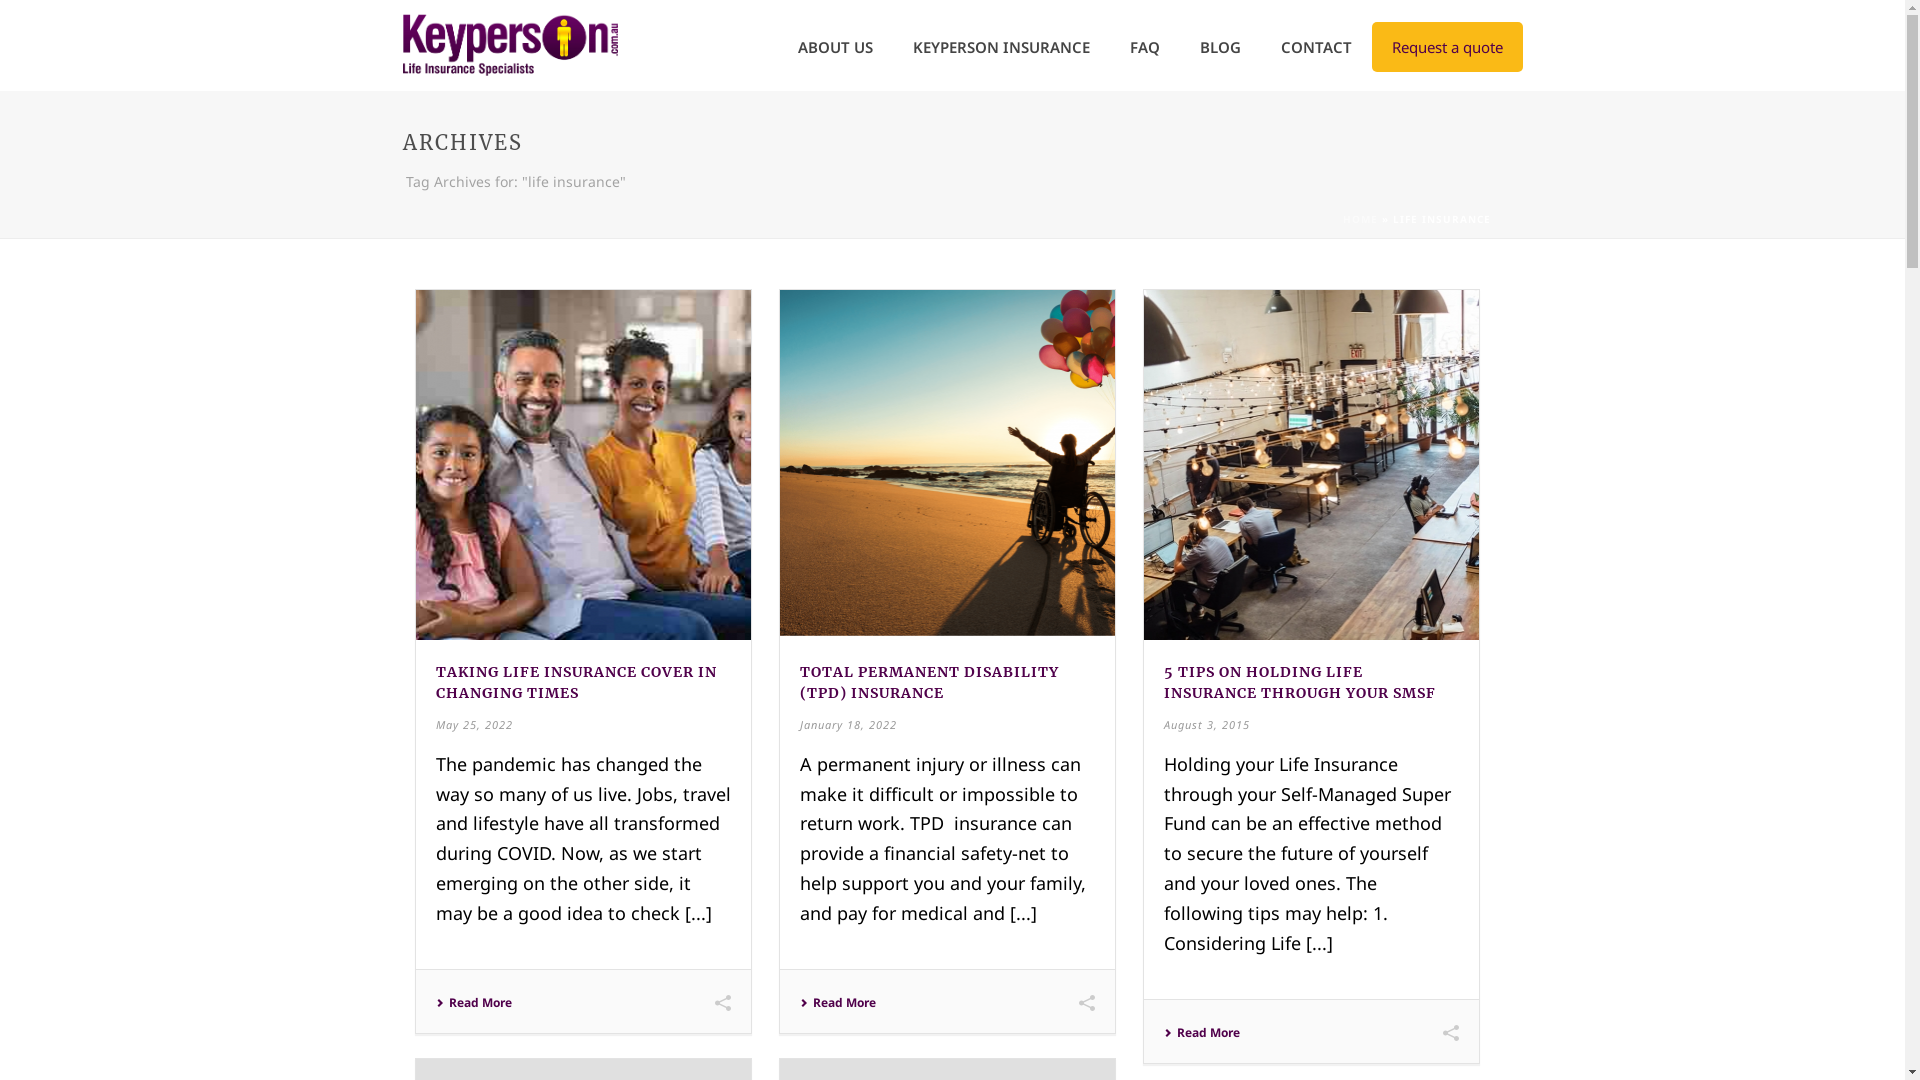 Image resolution: width=1920 pixels, height=1080 pixels. Describe the element at coordinates (835, 45) in the screenshot. I see `'ABOUT US'` at that location.